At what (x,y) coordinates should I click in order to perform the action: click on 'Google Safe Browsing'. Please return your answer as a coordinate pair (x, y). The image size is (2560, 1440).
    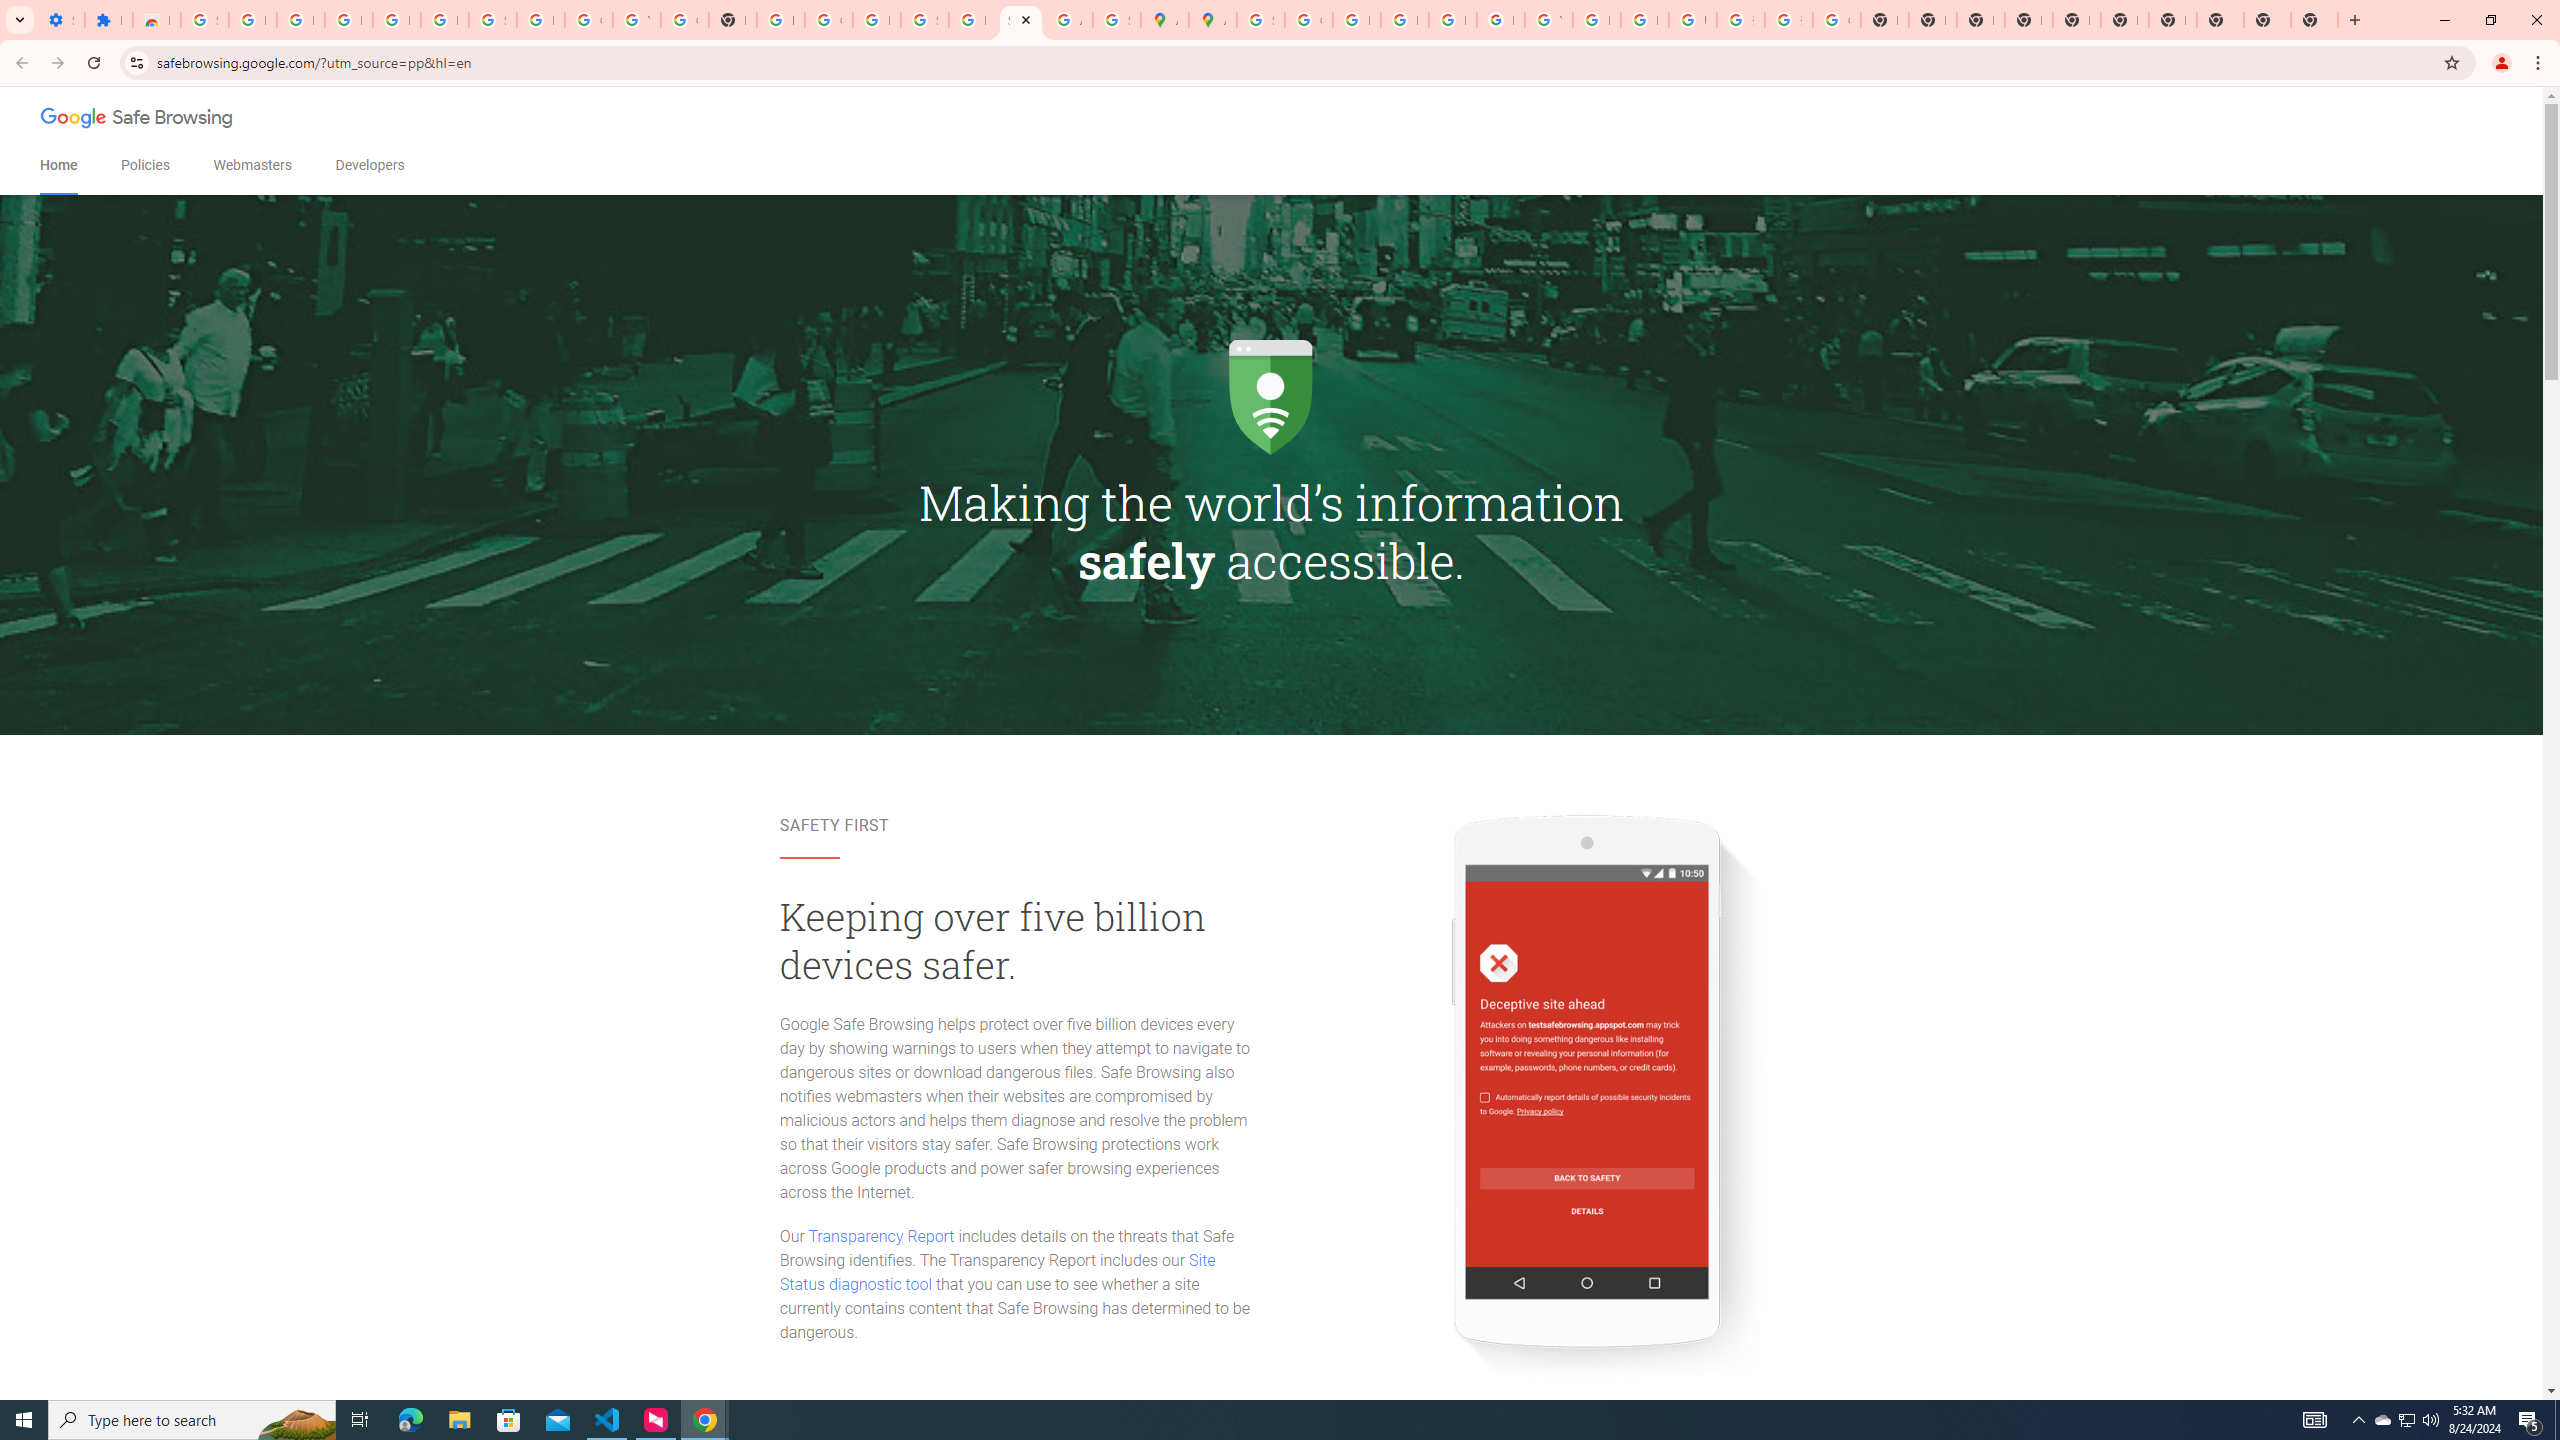
    Looking at the image, I should click on (138, 119).